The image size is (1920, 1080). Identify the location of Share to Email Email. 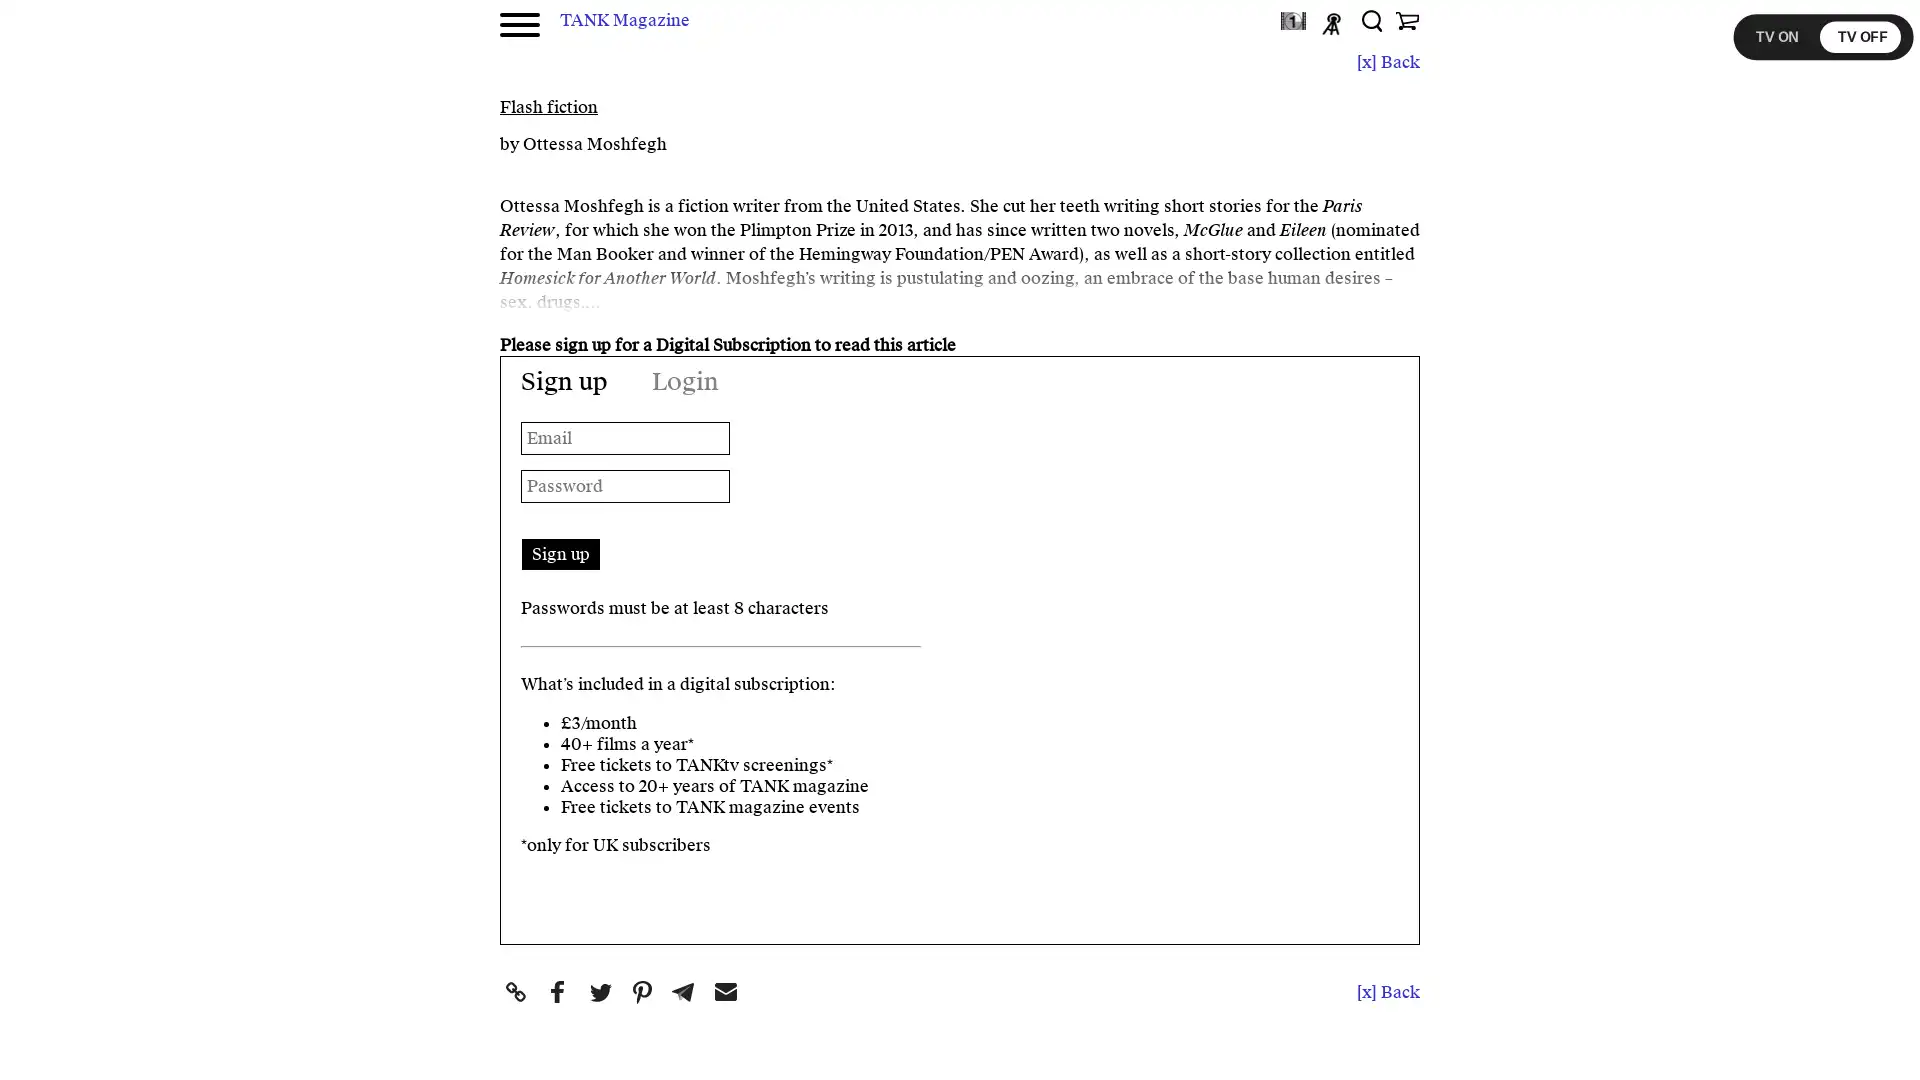
(724, 986).